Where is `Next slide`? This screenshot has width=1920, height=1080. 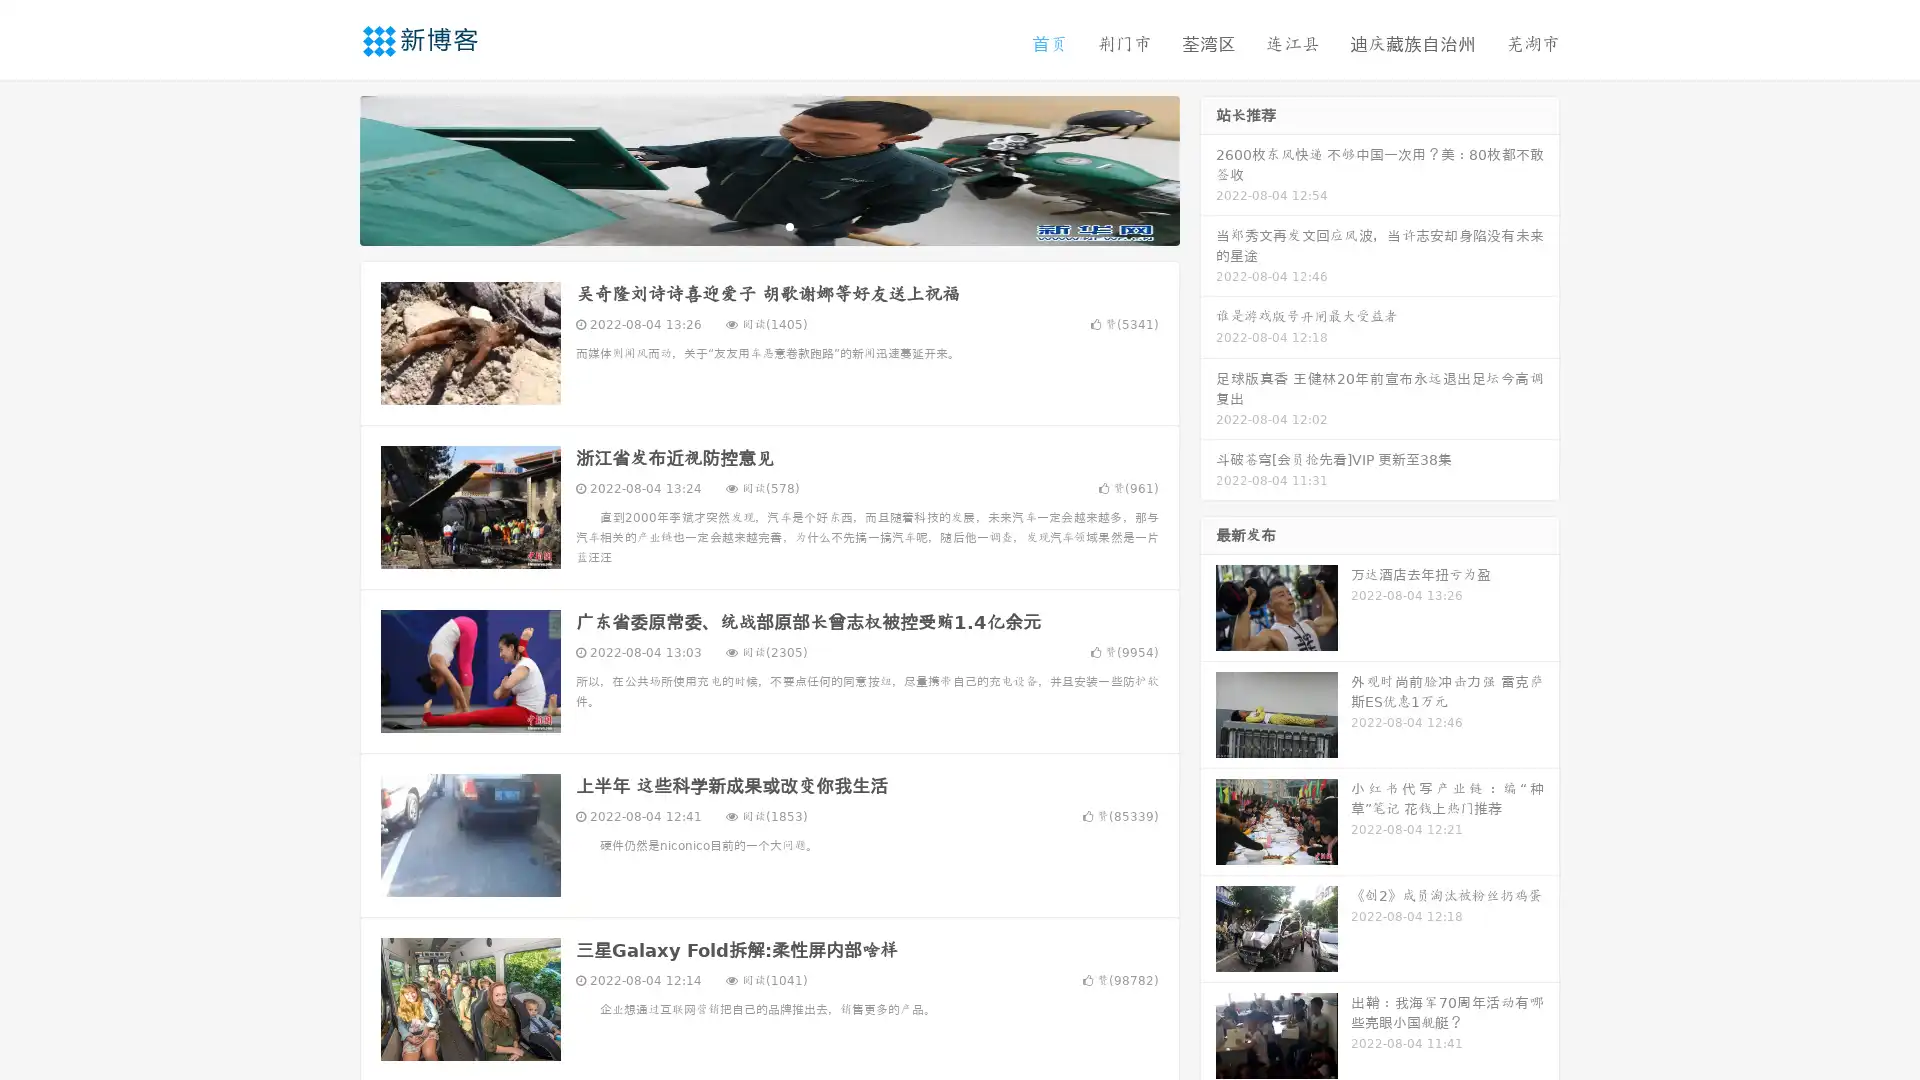 Next slide is located at coordinates (1208, 168).